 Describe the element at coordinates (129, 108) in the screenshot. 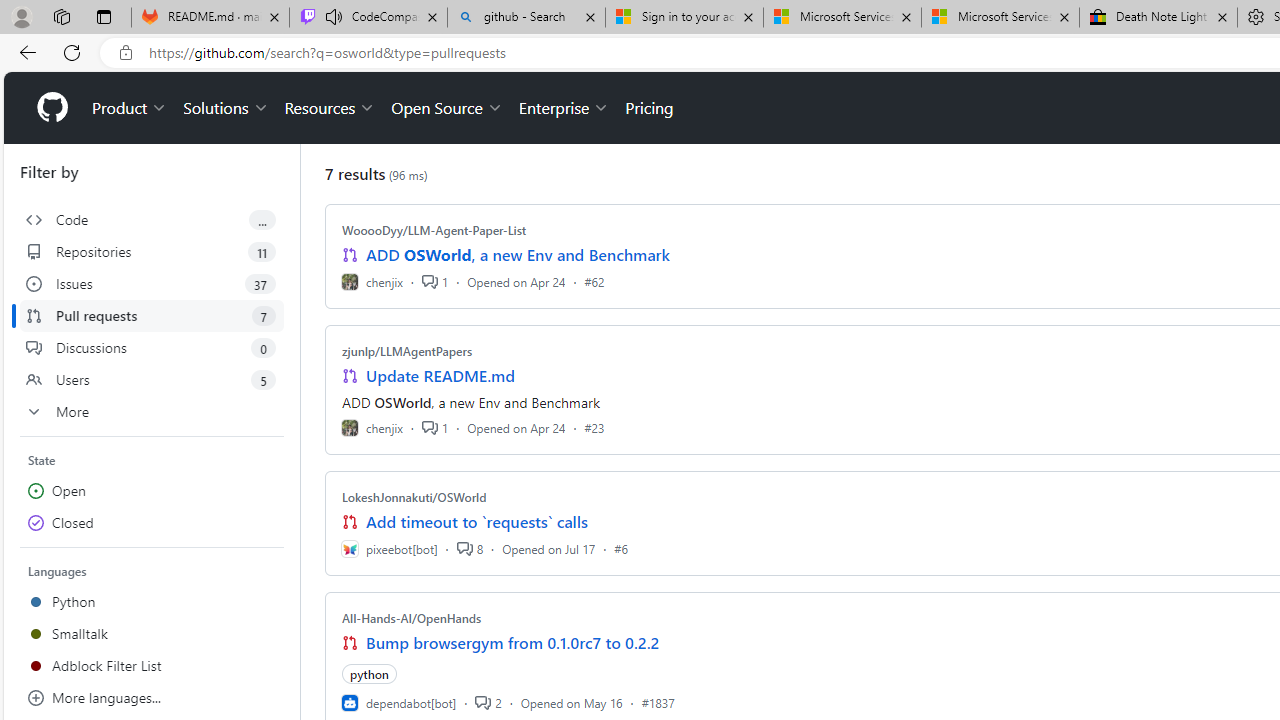

I see `'Product'` at that location.